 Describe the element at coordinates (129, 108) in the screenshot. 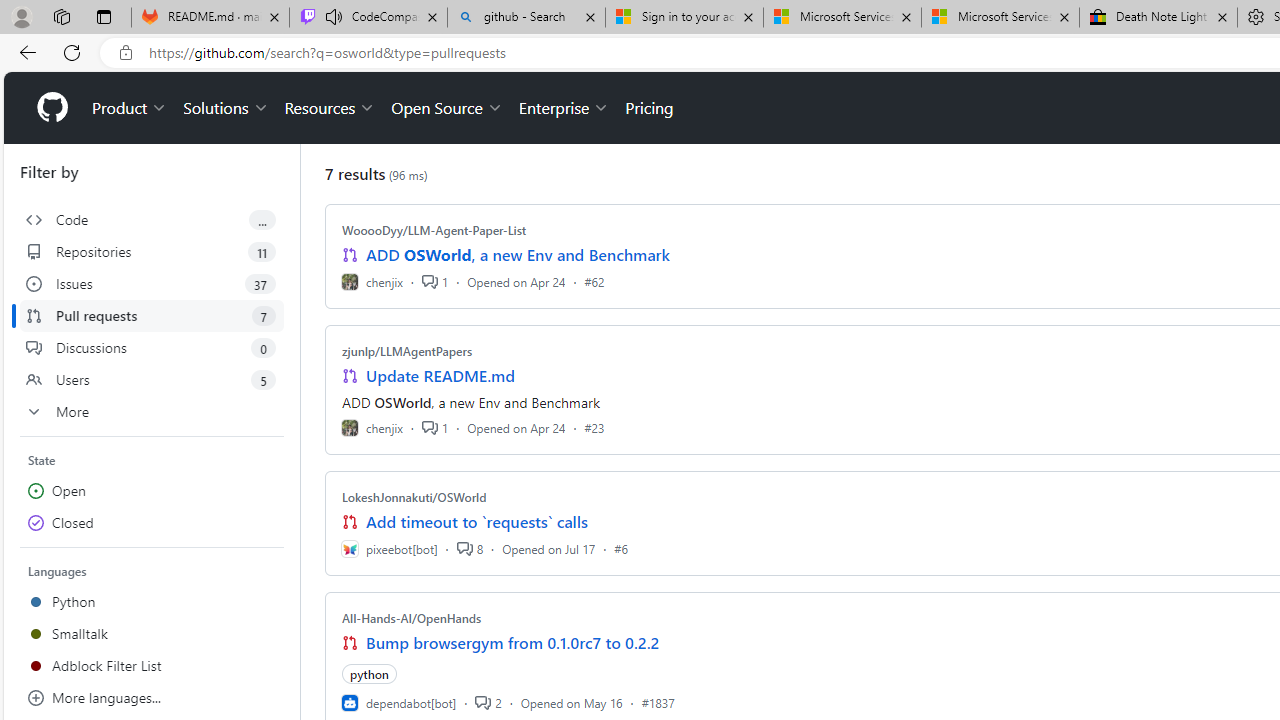

I see `'Product'` at that location.